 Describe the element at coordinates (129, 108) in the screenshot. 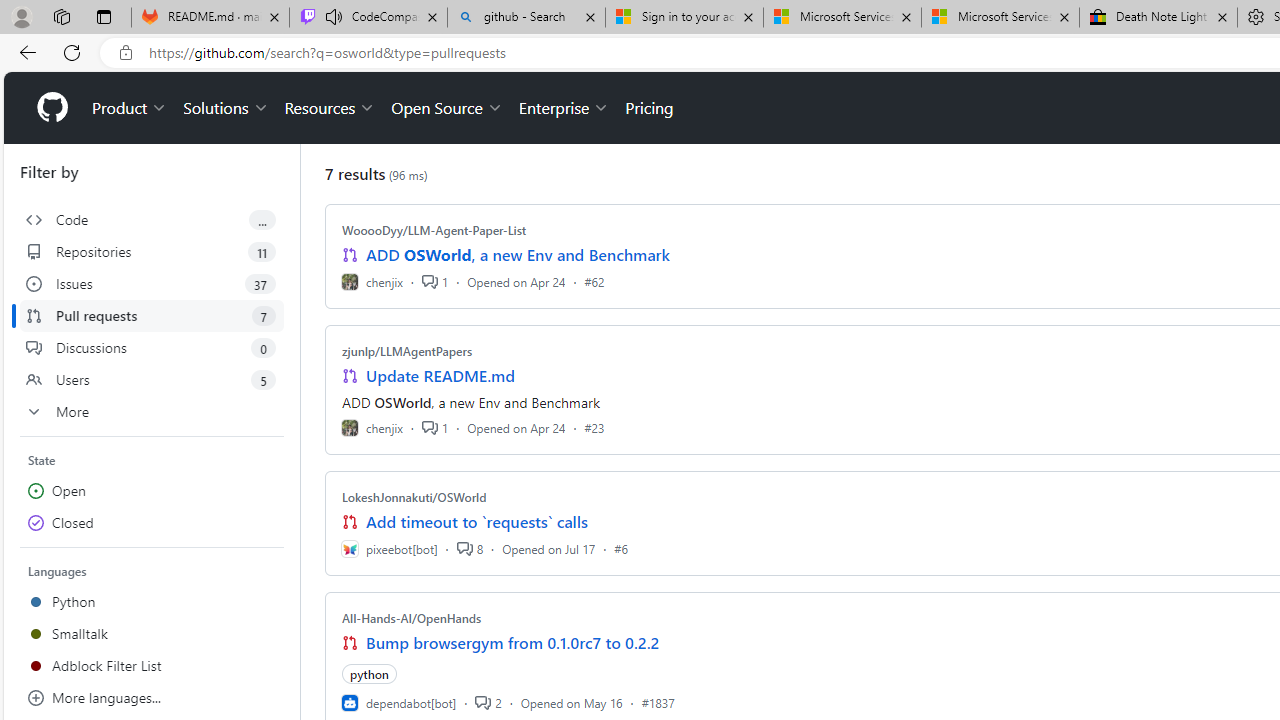

I see `'Product'` at that location.